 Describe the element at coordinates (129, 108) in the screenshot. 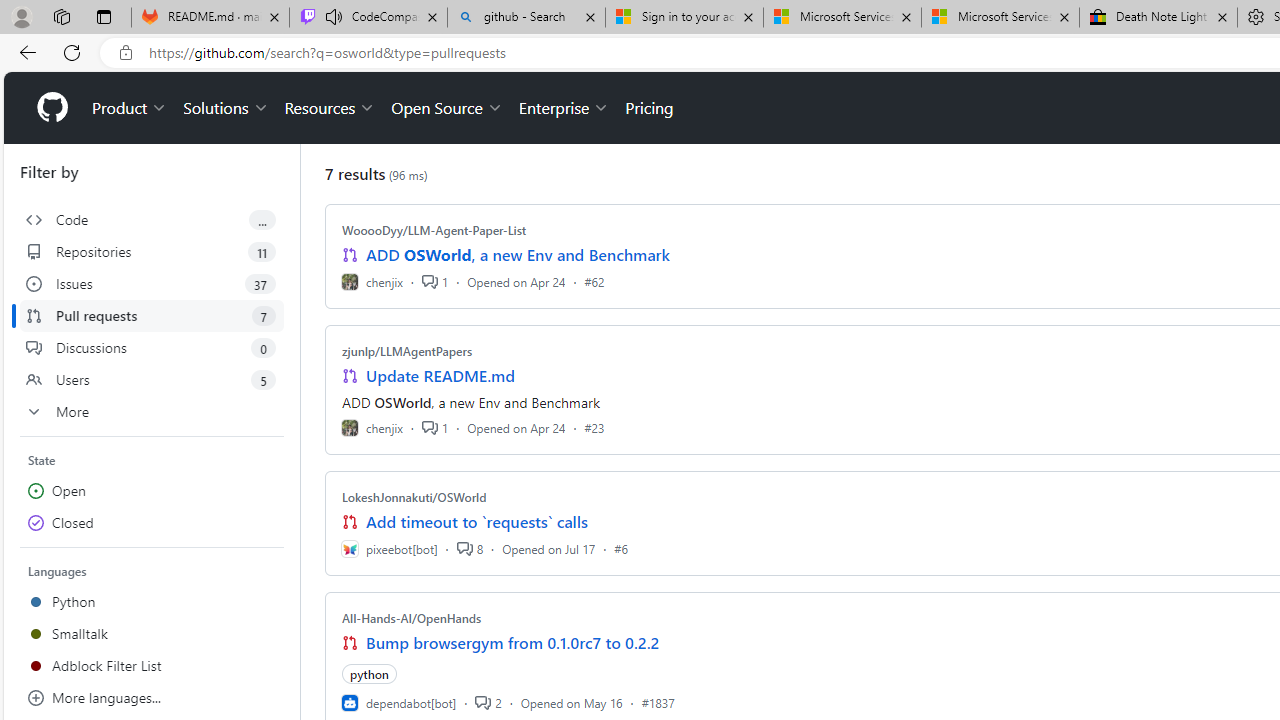

I see `'Product'` at that location.